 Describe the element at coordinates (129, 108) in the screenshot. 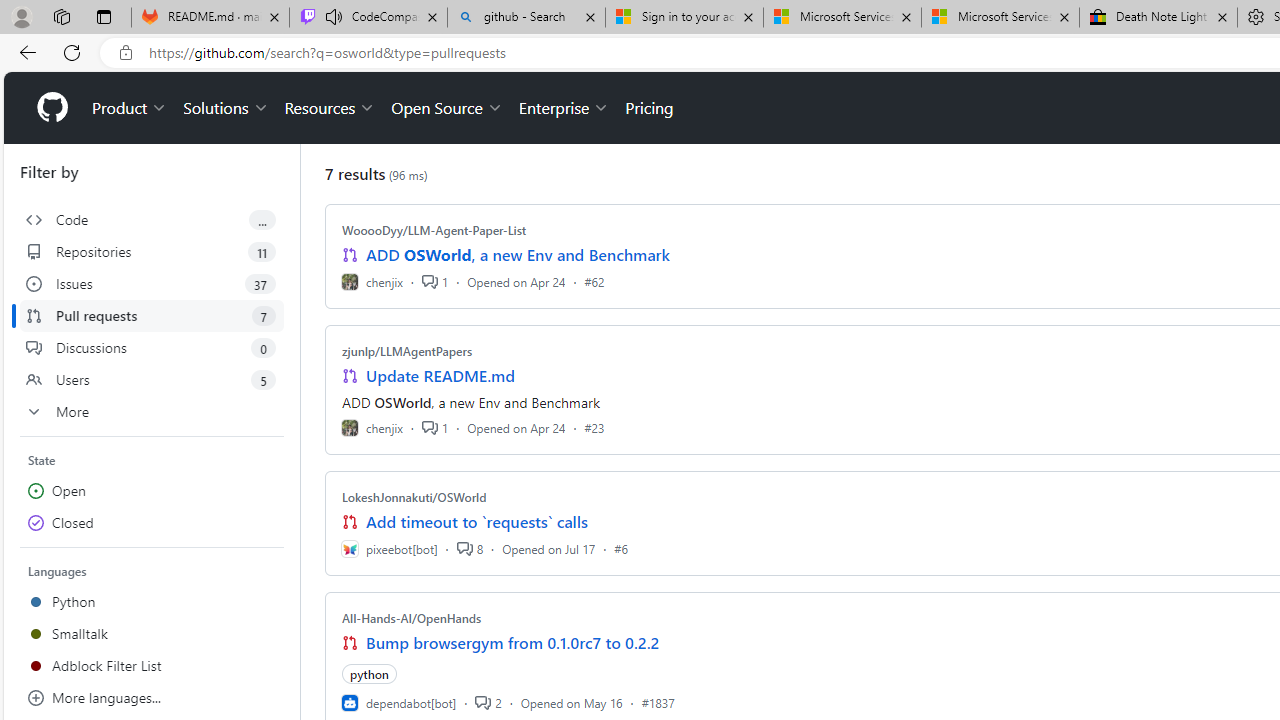

I see `'Product'` at that location.